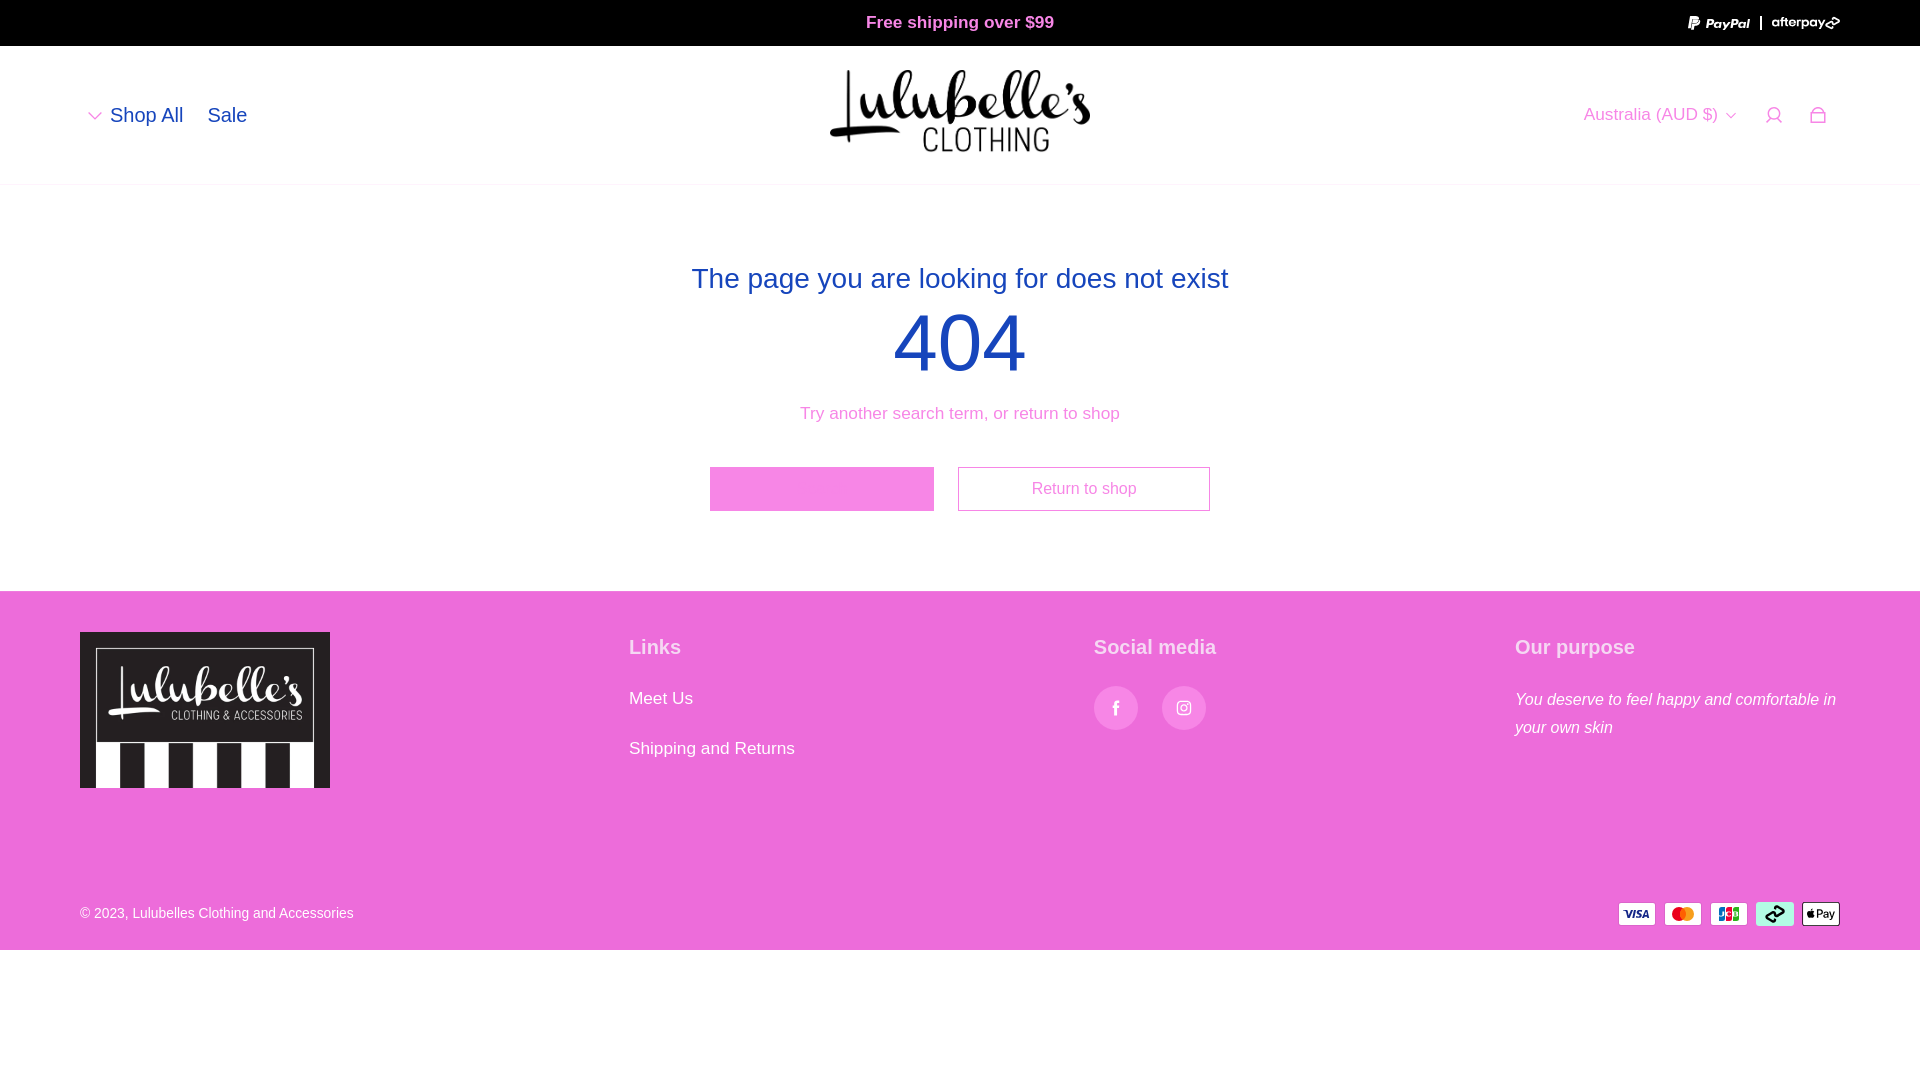  Describe the element at coordinates (226, 115) in the screenshot. I see `'Sale'` at that location.